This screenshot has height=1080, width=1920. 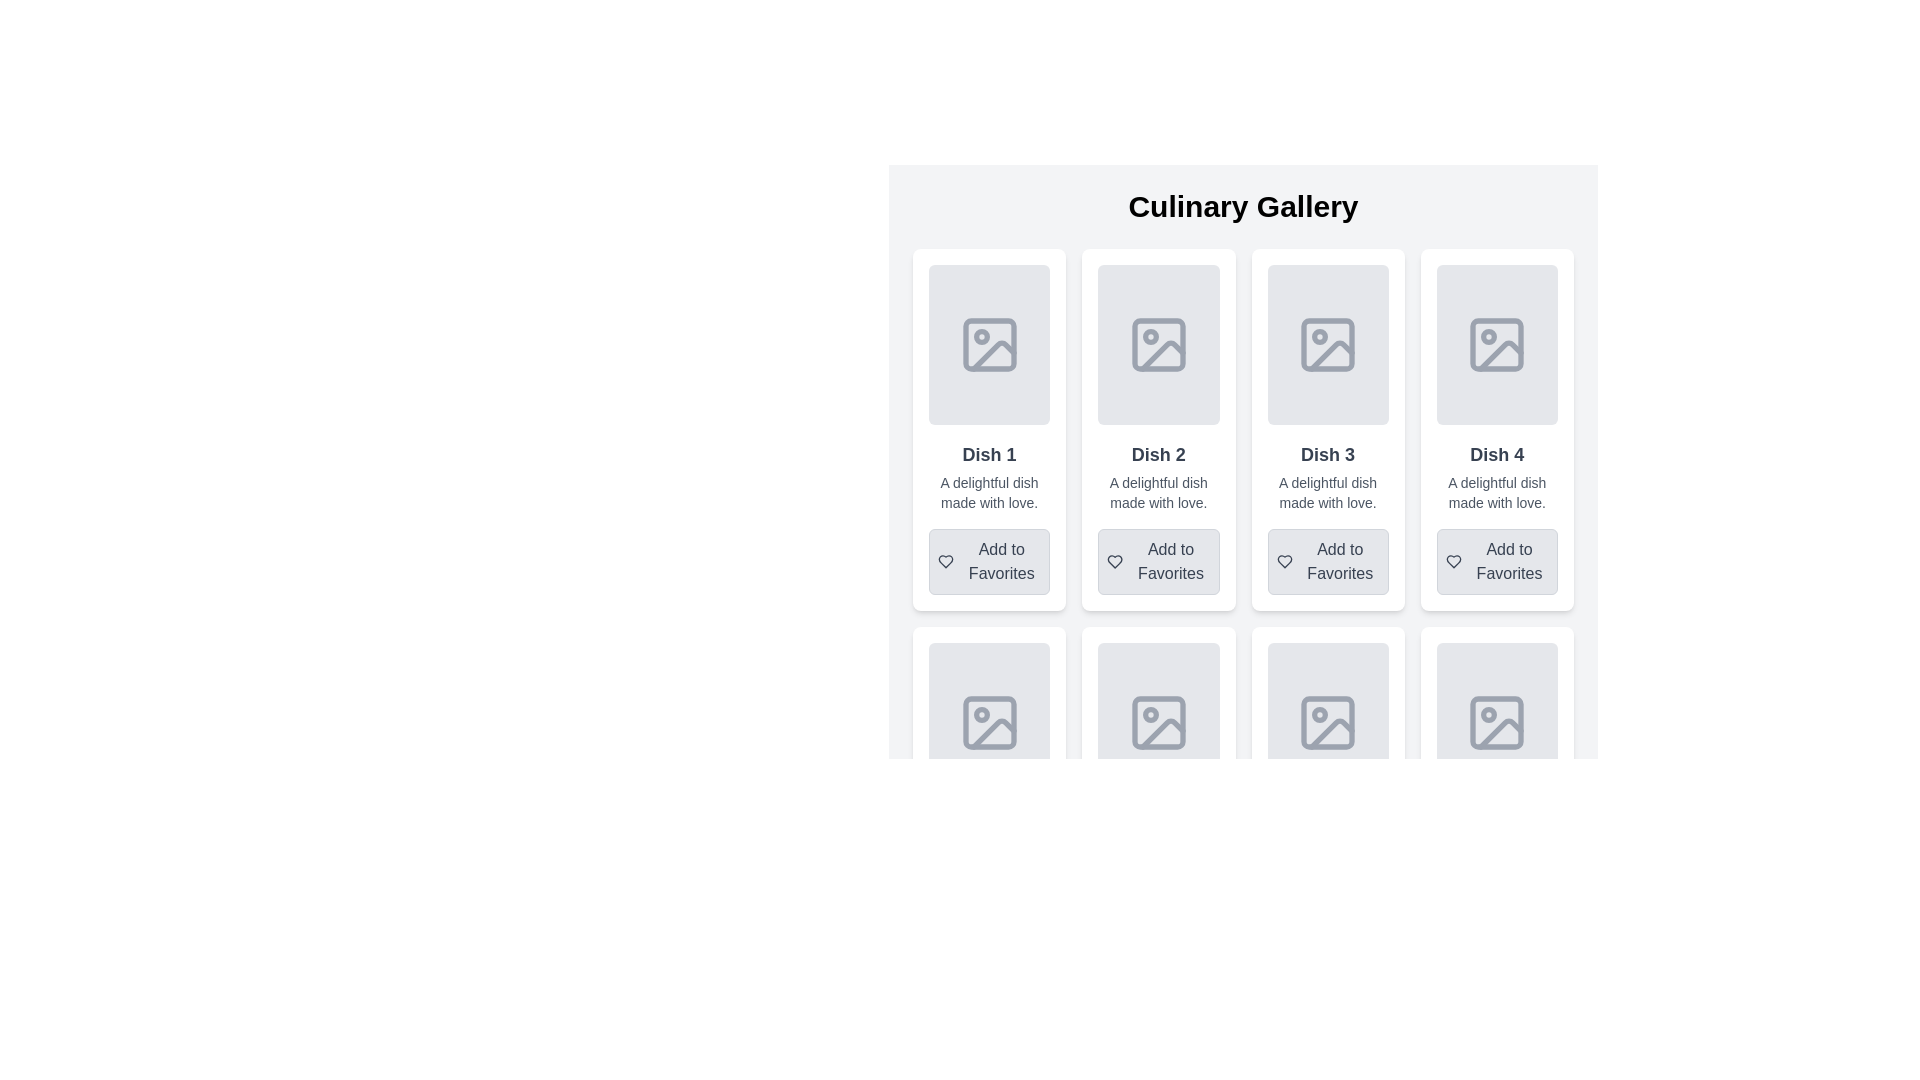 What do you see at coordinates (1328, 562) in the screenshot?
I see `the 'Add to Favorites' button located at the bottom of the 'Dish 3' card in the Culinary Gallery interface` at bounding box center [1328, 562].